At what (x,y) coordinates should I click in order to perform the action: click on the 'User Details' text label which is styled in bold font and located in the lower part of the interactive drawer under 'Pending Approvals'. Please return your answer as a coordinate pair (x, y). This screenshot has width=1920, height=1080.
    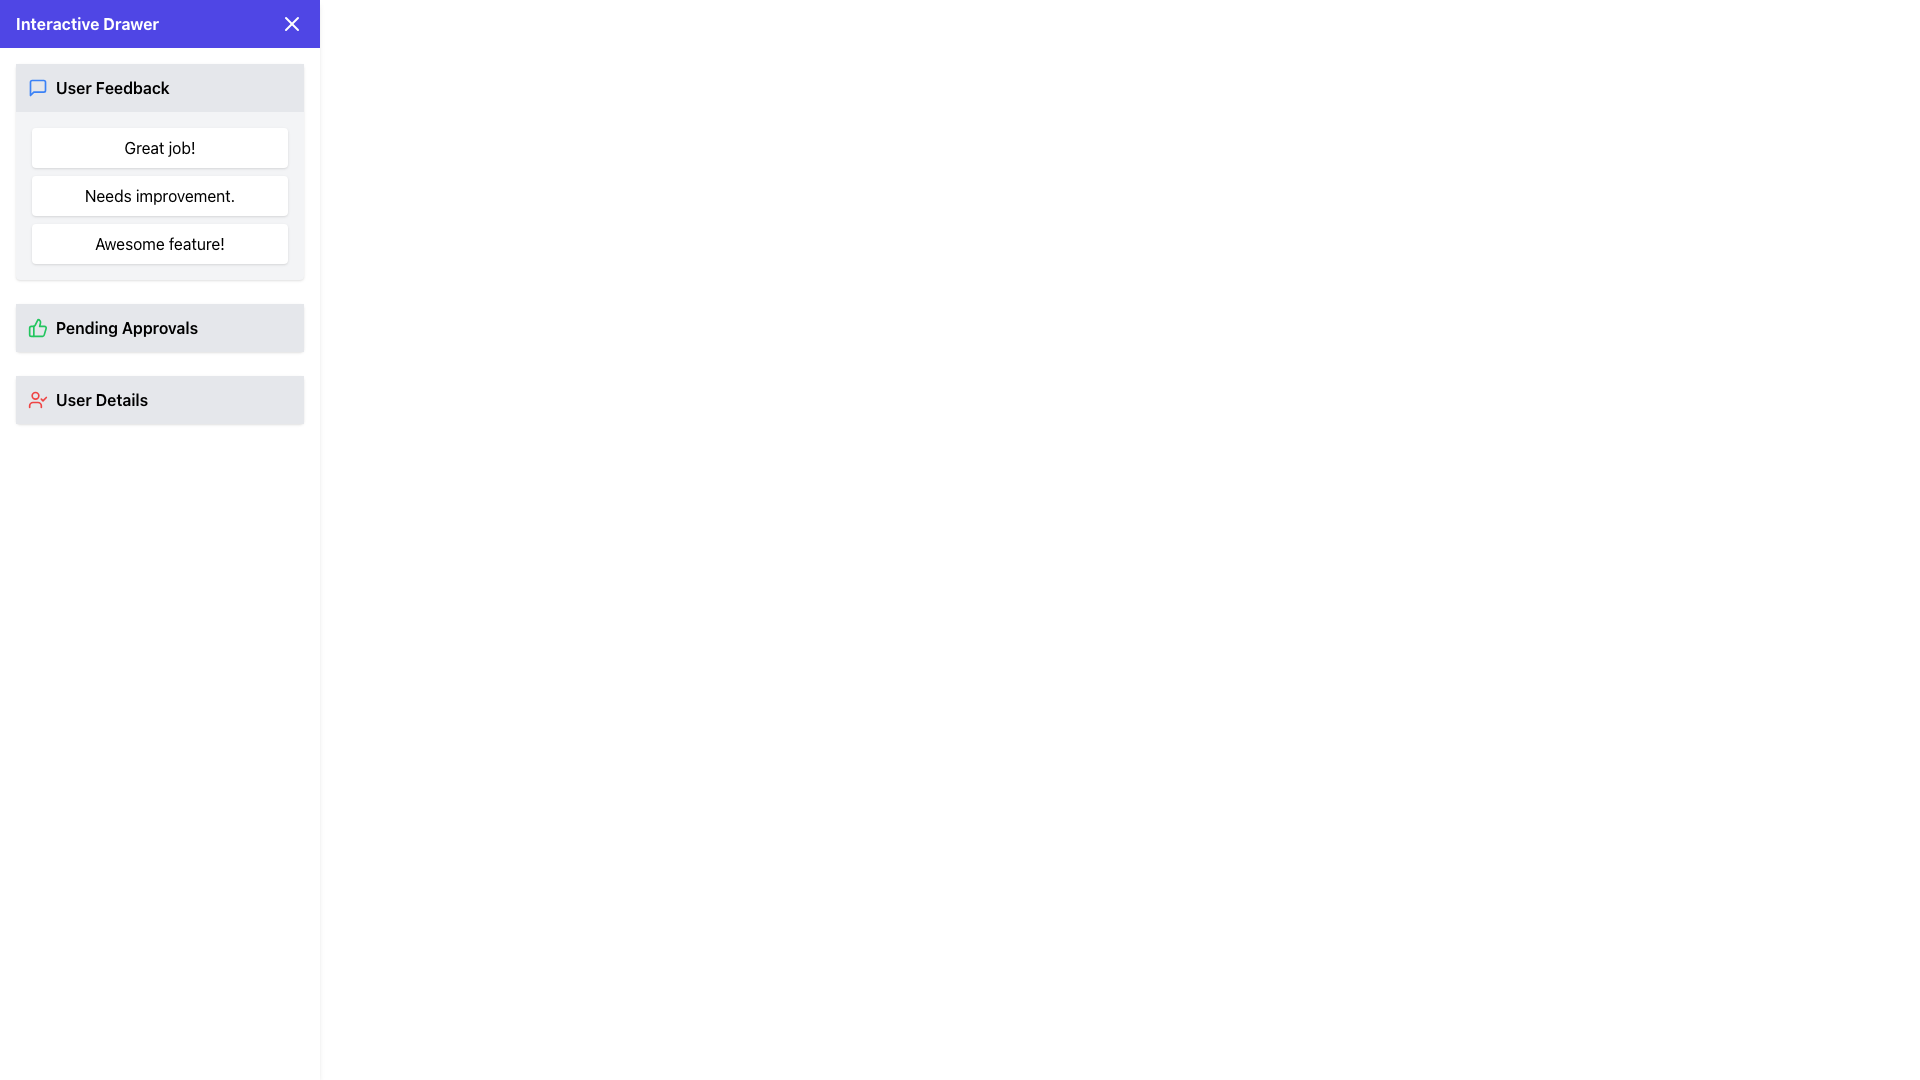
    Looking at the image, I should click on (100, 400).